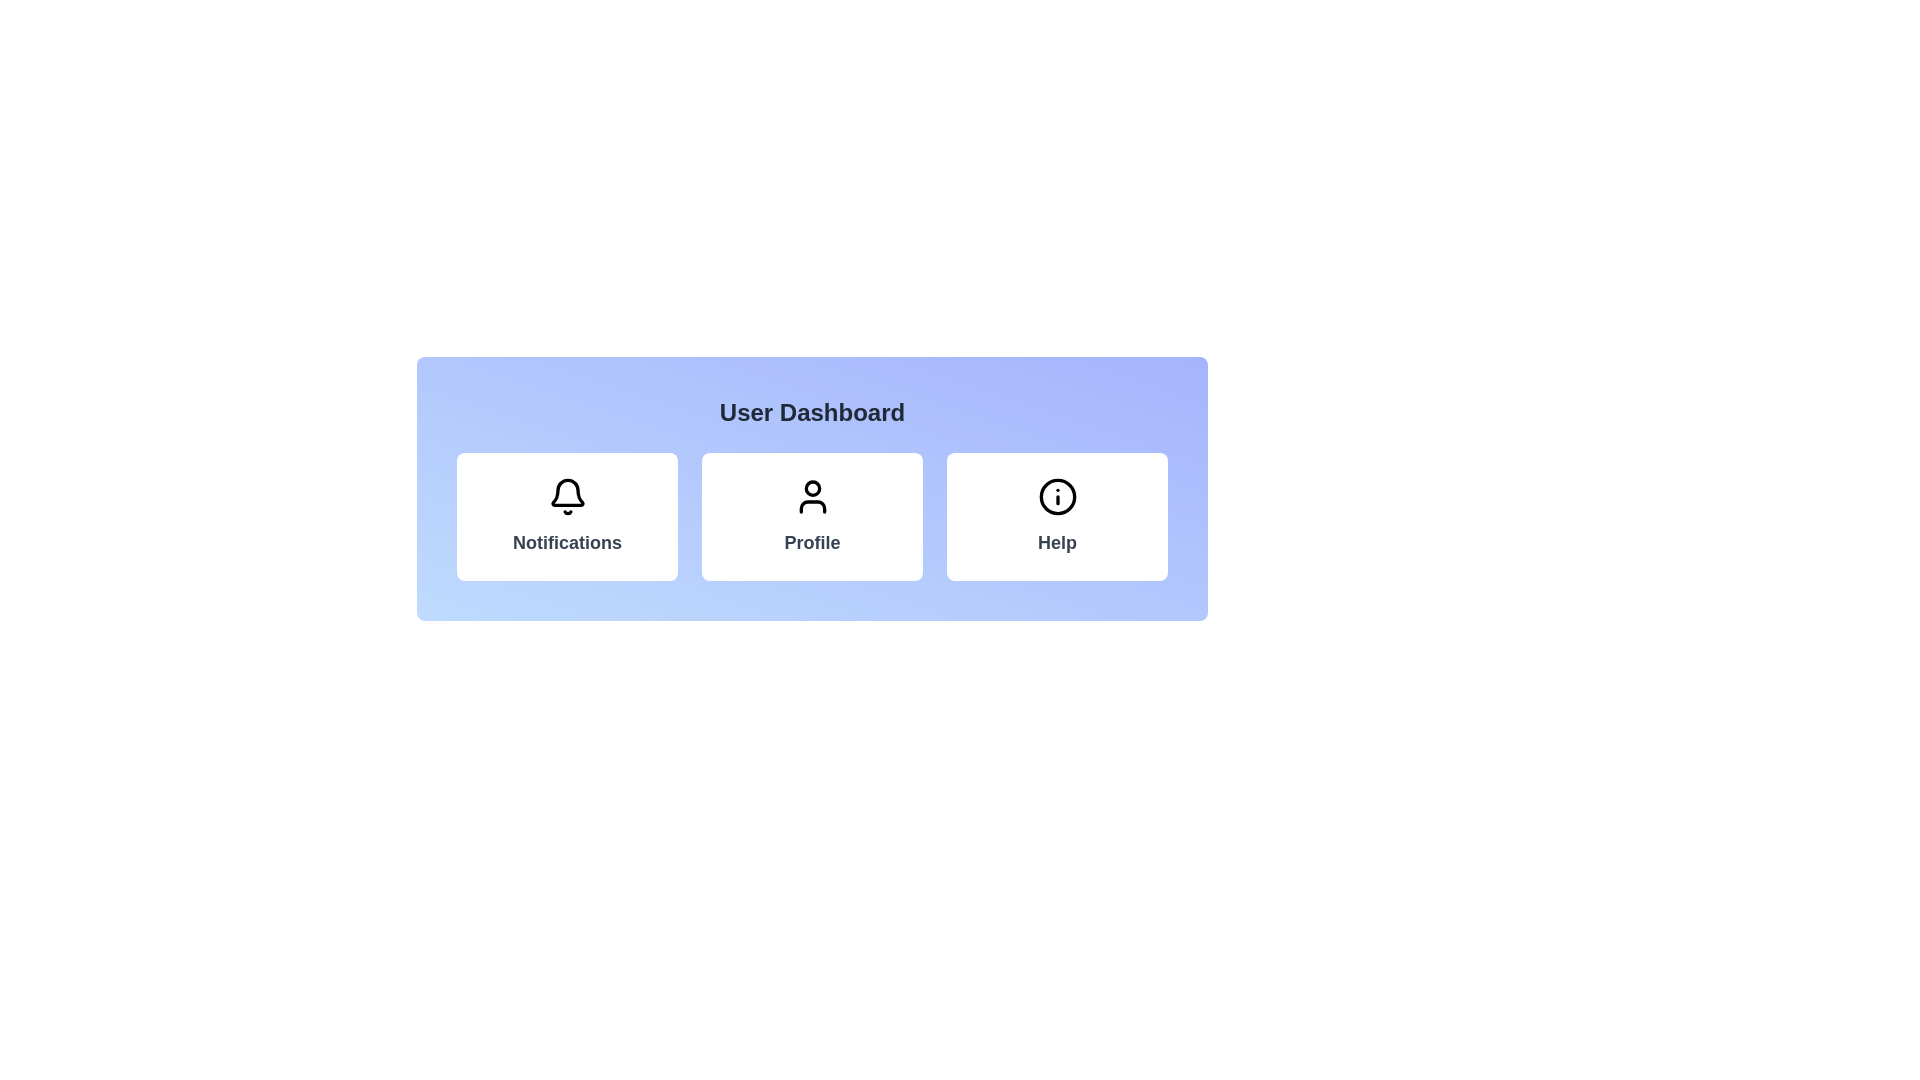 The height and width of the screenshot is (1080, 1920). What do you see at coordinates (812, 496) in the screenshot?
I see `the user profile icon, which is a minimalistic line drawing of a person with a circular head and shoulders, located within the 'Profile' card` at bounding box center [812, 496].